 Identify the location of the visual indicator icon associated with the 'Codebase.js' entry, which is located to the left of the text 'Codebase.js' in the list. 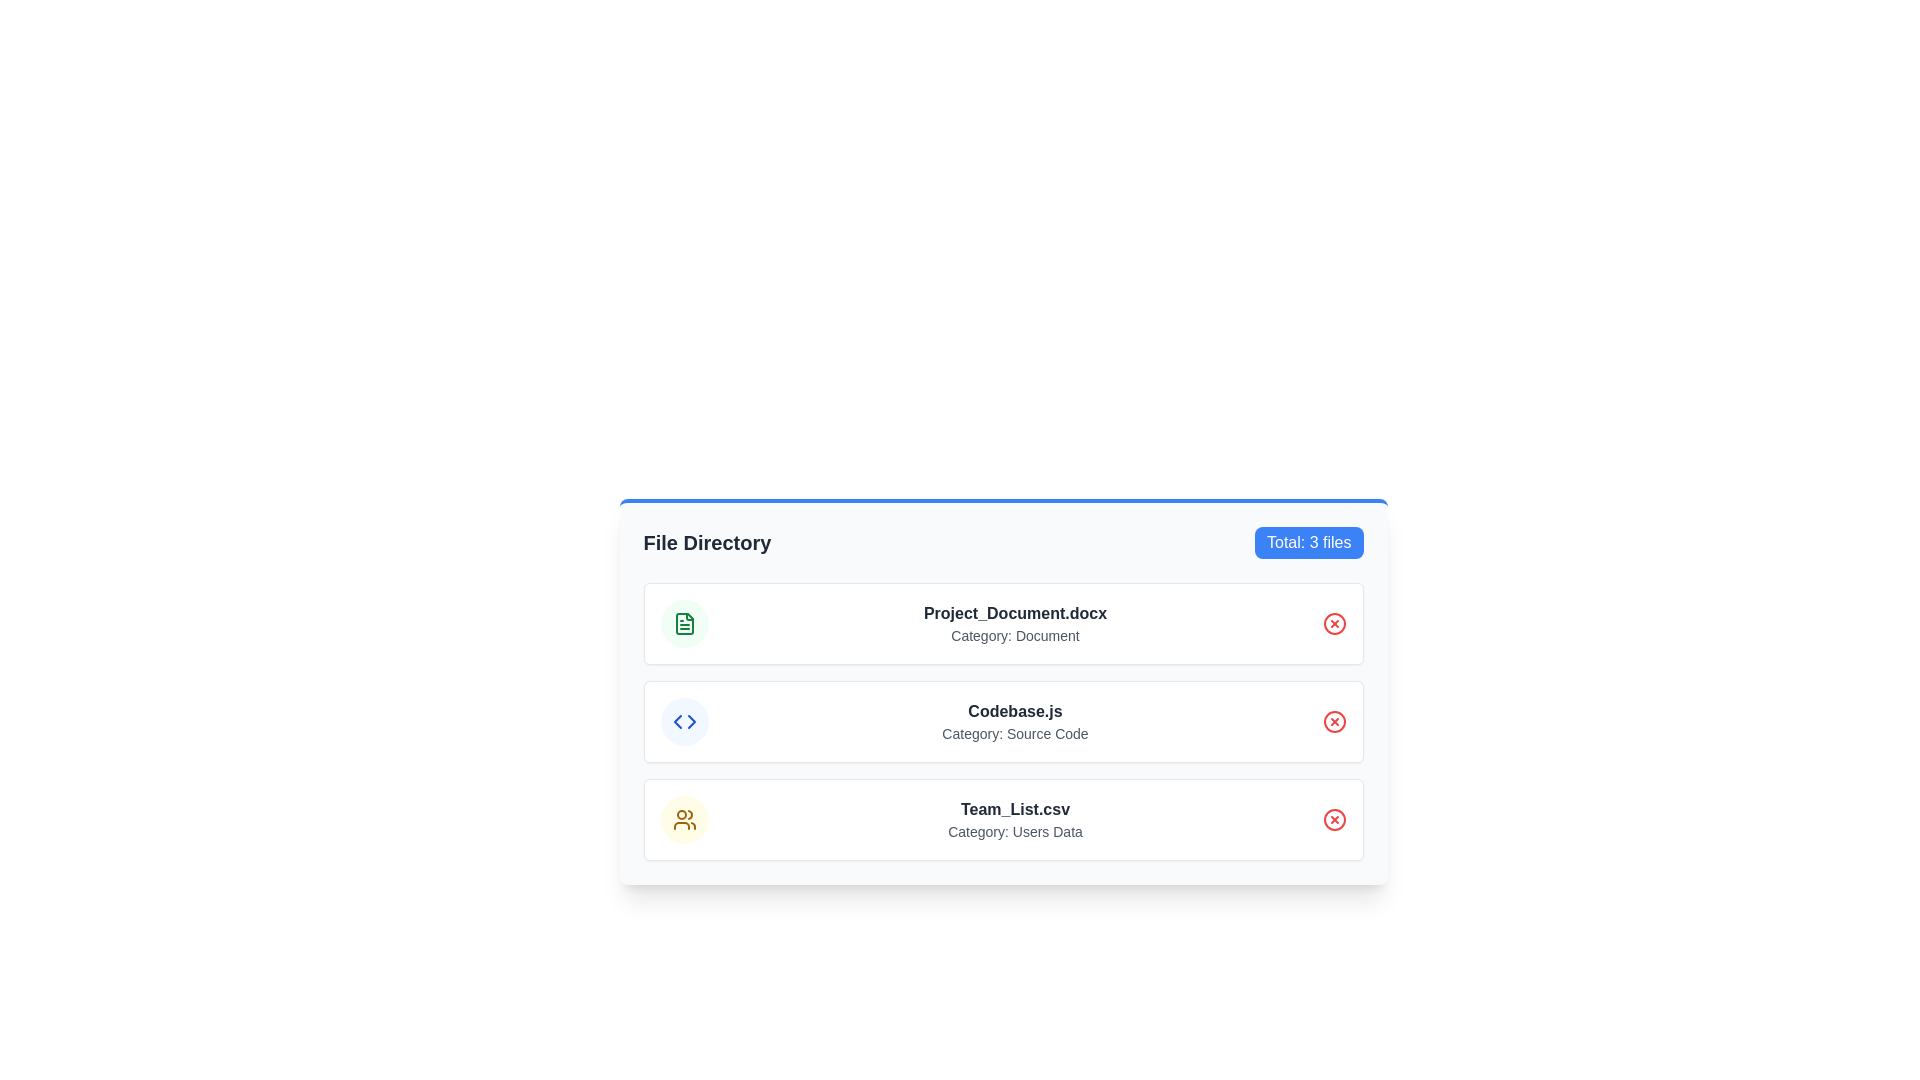
(684, 721).